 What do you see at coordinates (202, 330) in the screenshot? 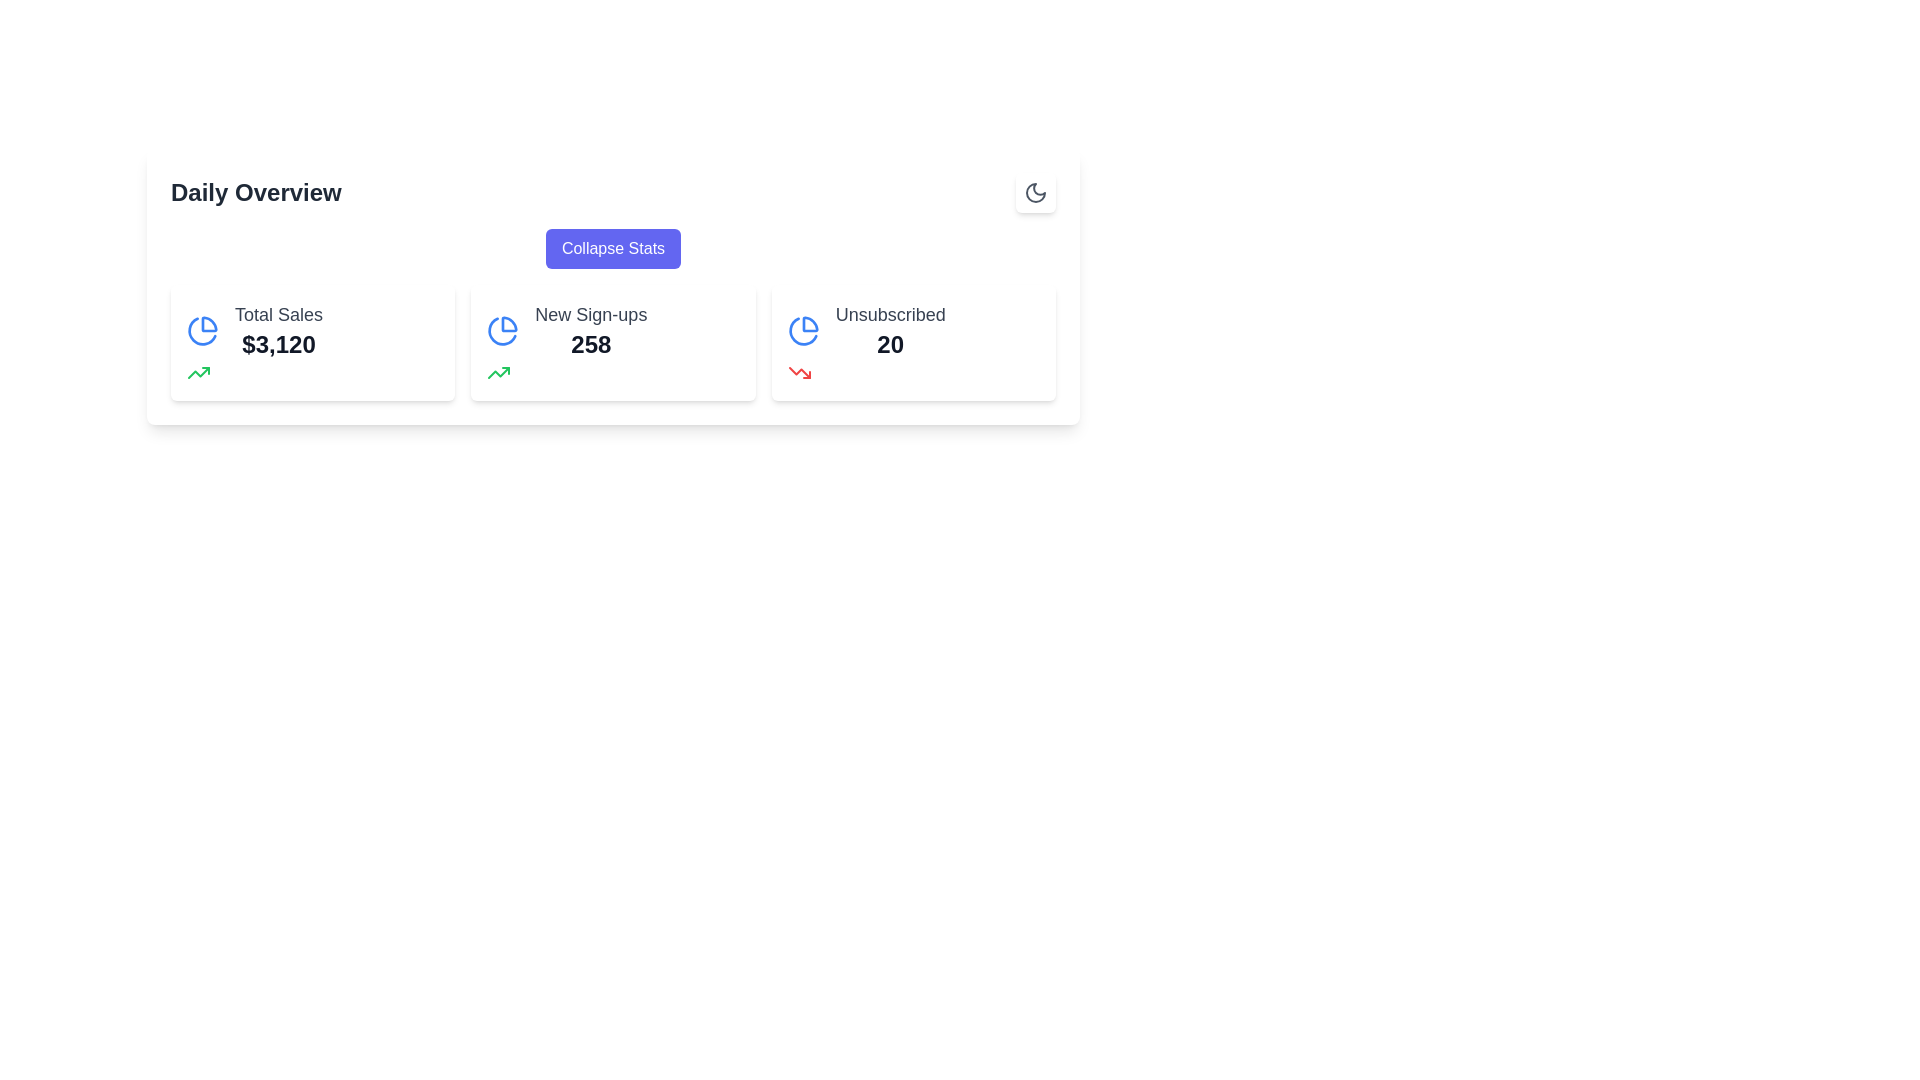
I see `the pie chart icon representing the 'Total Sales' metric in the Daily Overview interface, which is positioned to the left of the text 'Total Sales $3,120'` at bounding box center [202, 330].